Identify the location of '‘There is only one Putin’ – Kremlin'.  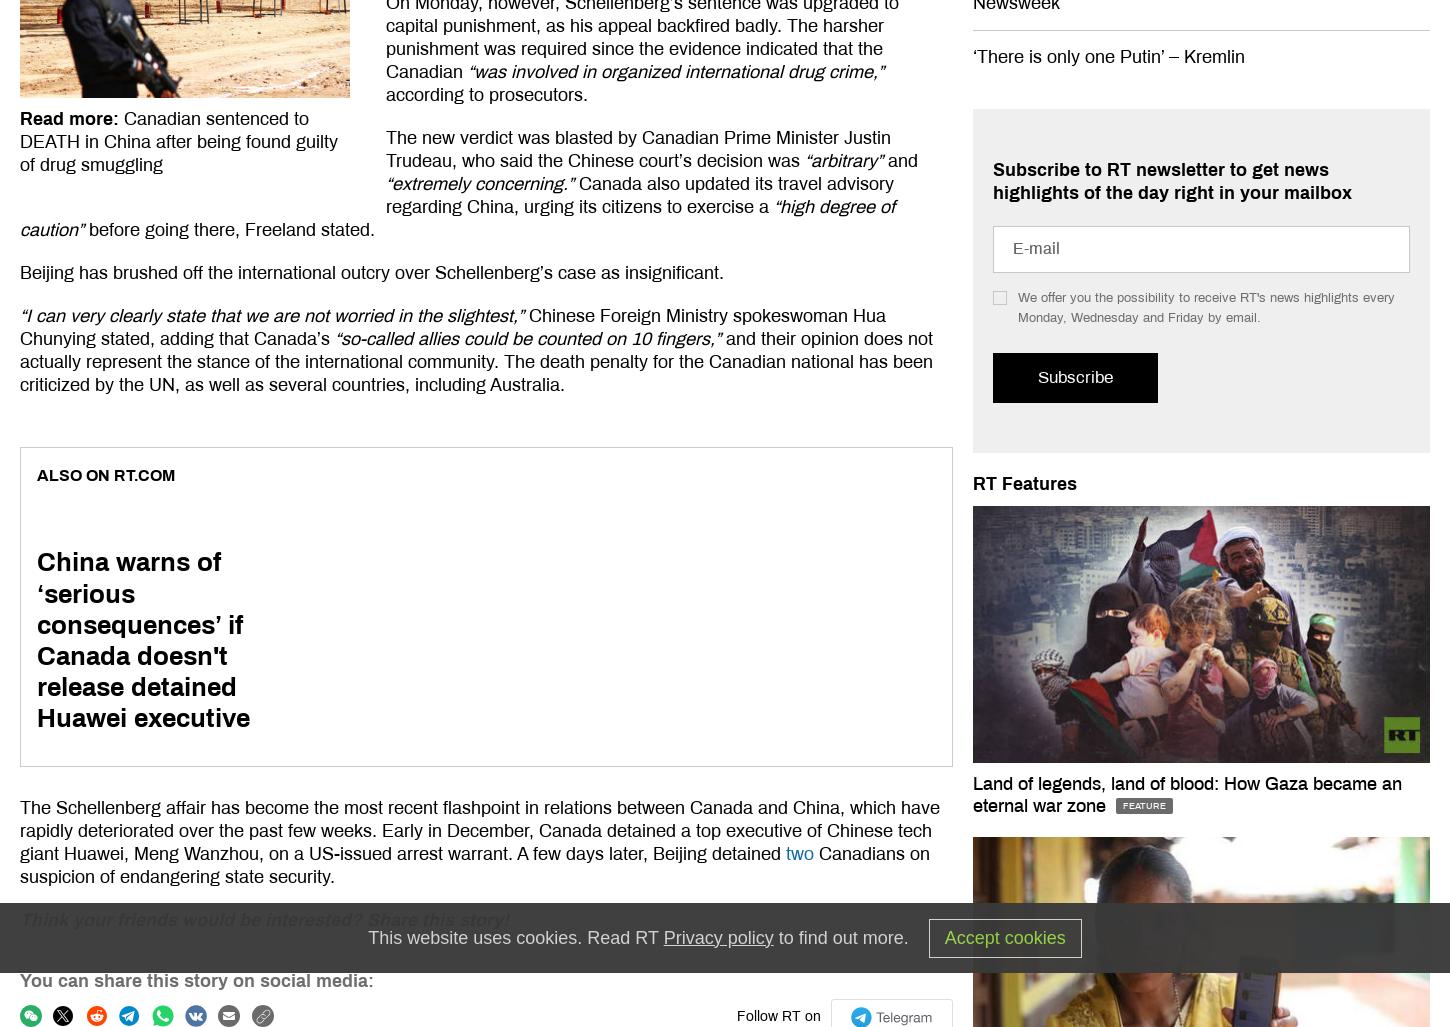
(1107, 56).